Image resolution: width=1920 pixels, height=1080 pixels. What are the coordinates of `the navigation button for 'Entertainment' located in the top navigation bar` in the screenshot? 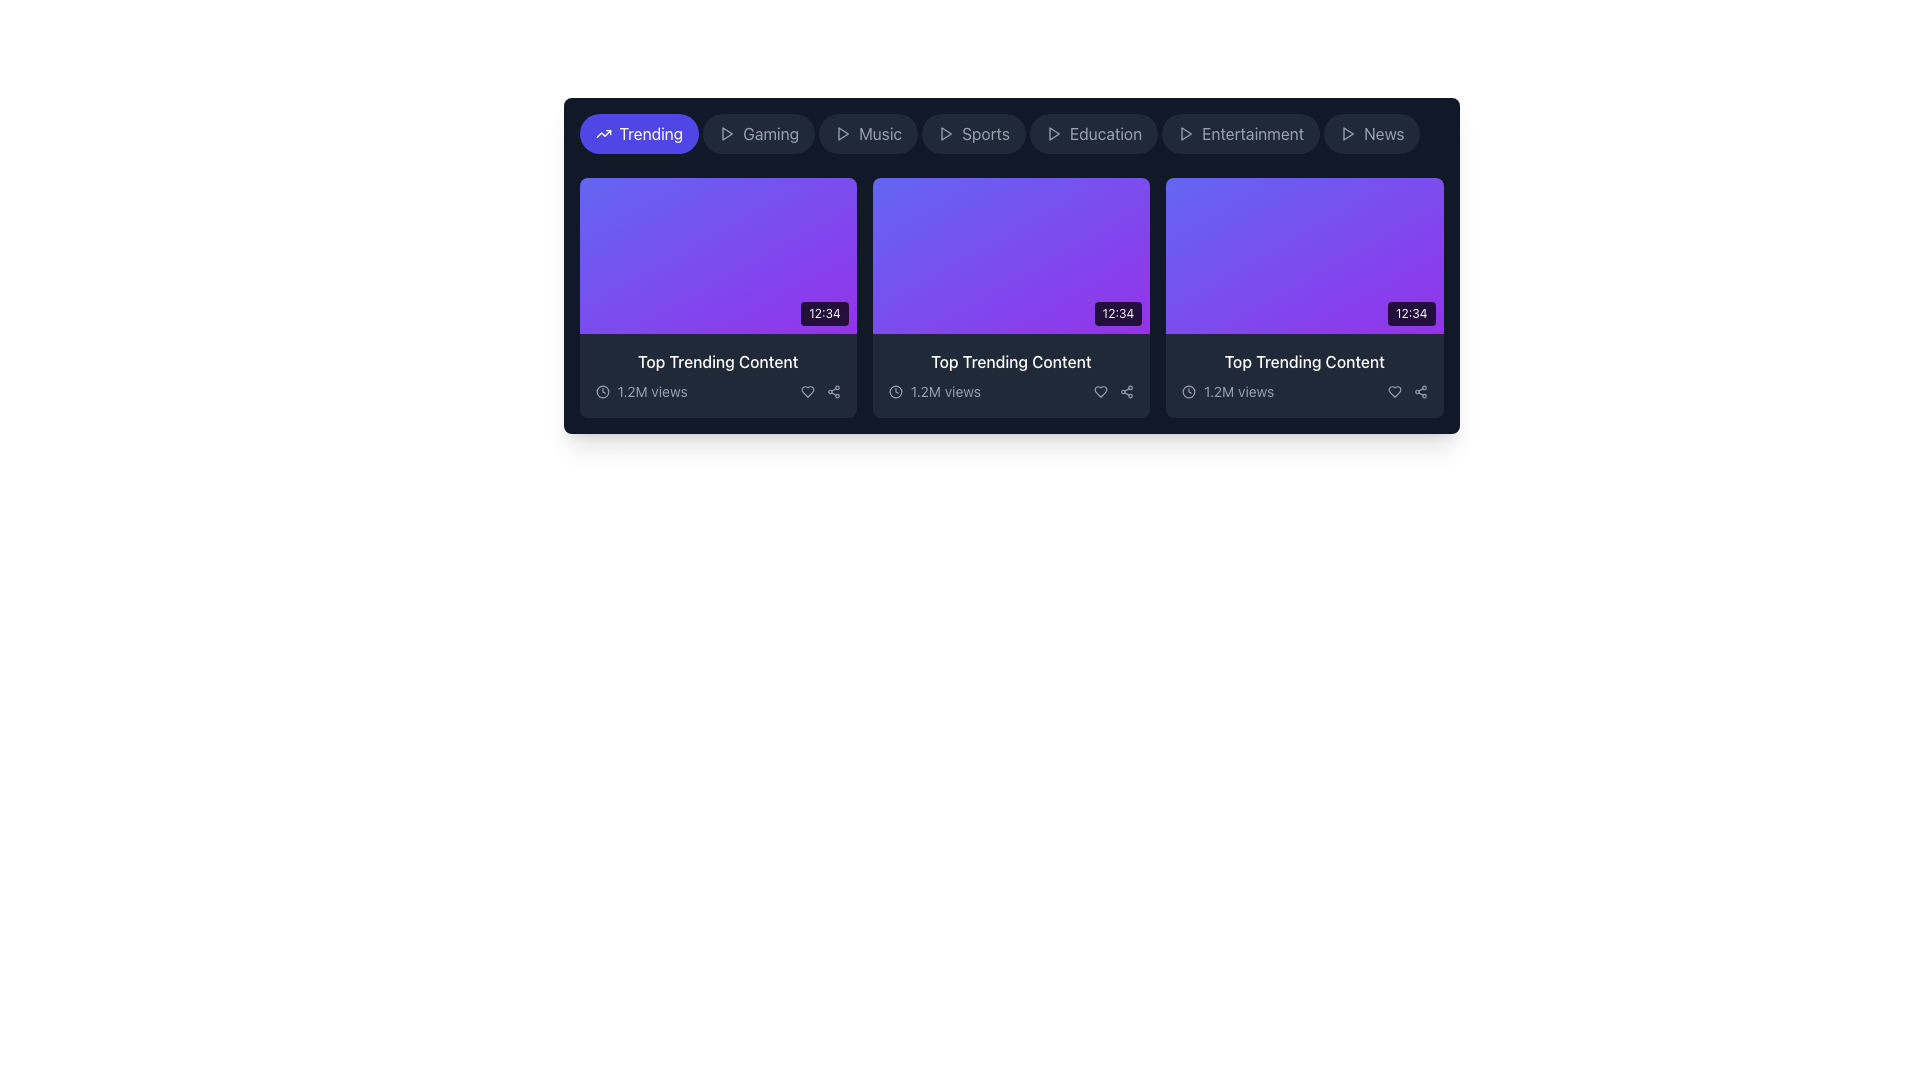 It's located at (1240, 134).